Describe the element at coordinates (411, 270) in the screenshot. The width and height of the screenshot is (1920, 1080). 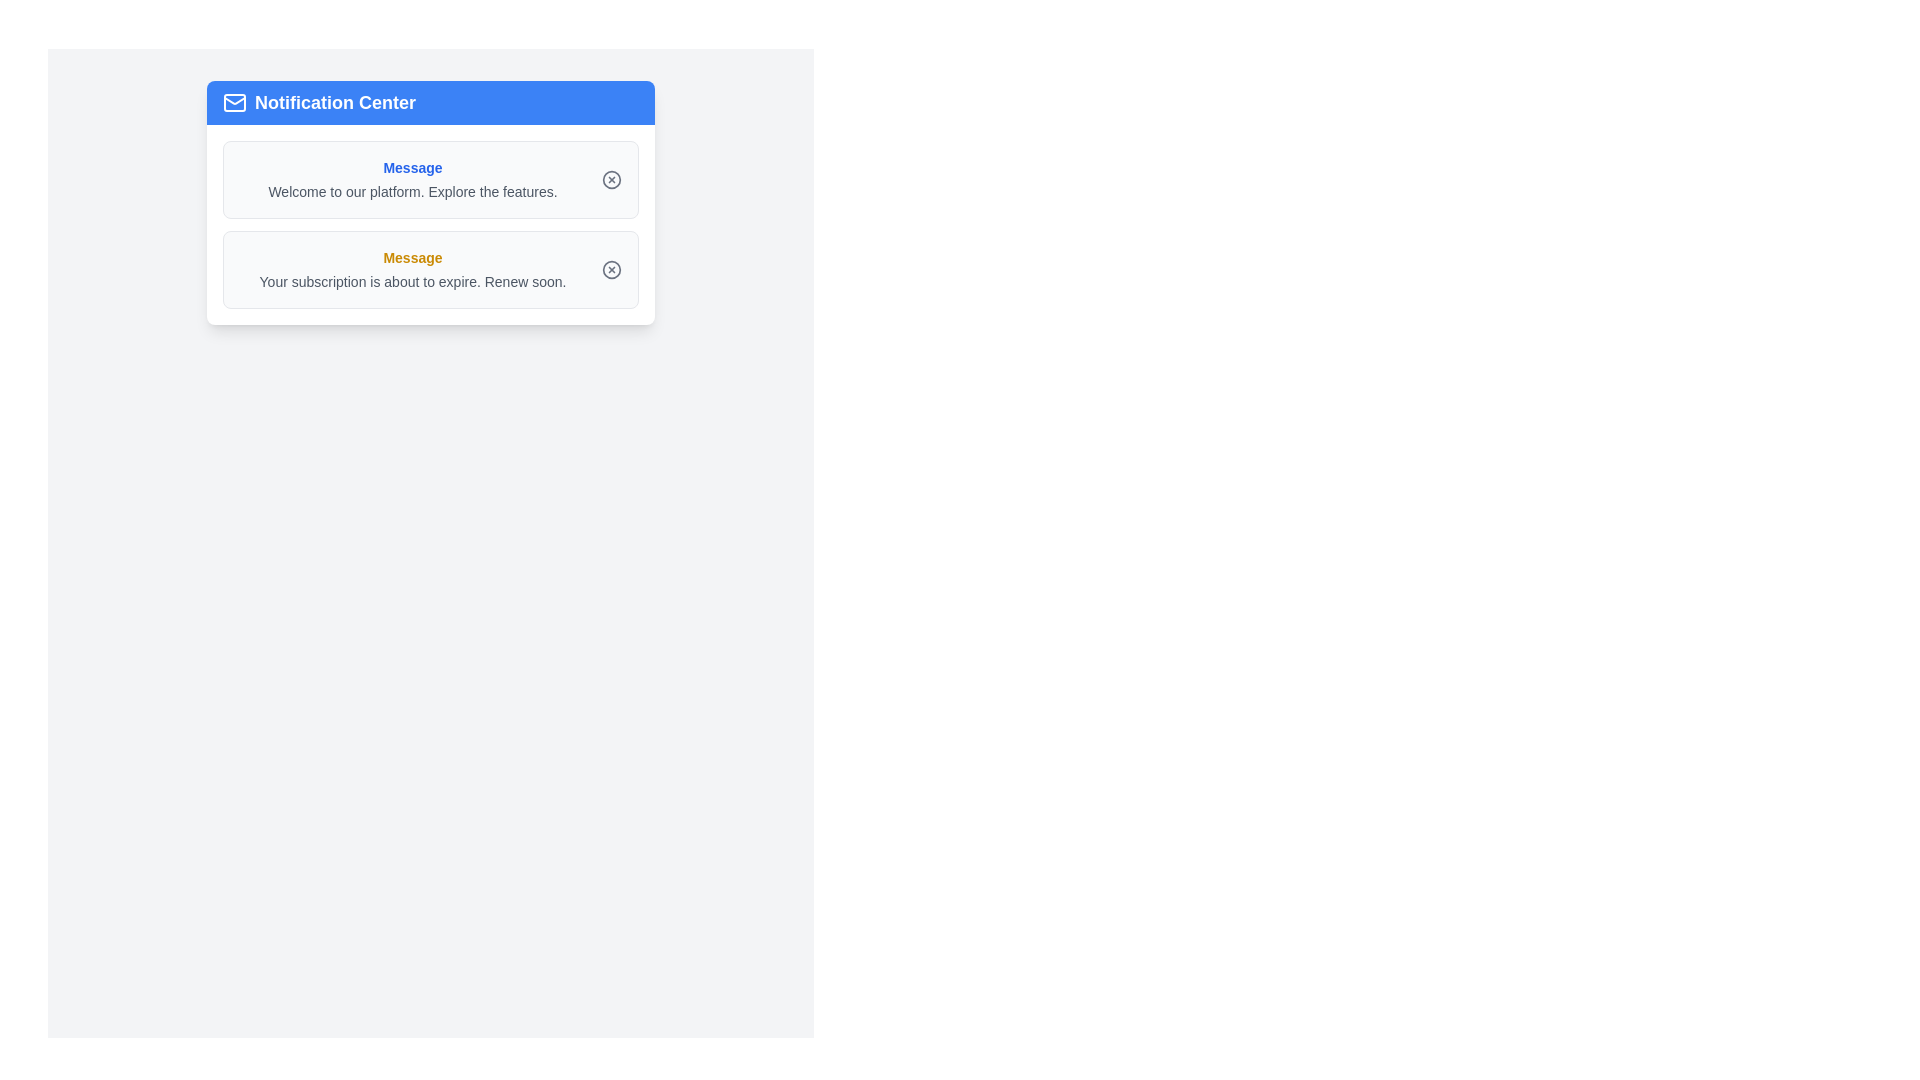
I see `warning message about subscription expiration displayed in the second notification of the 'Notification Center' component, located centrally in the viewport` at that location.